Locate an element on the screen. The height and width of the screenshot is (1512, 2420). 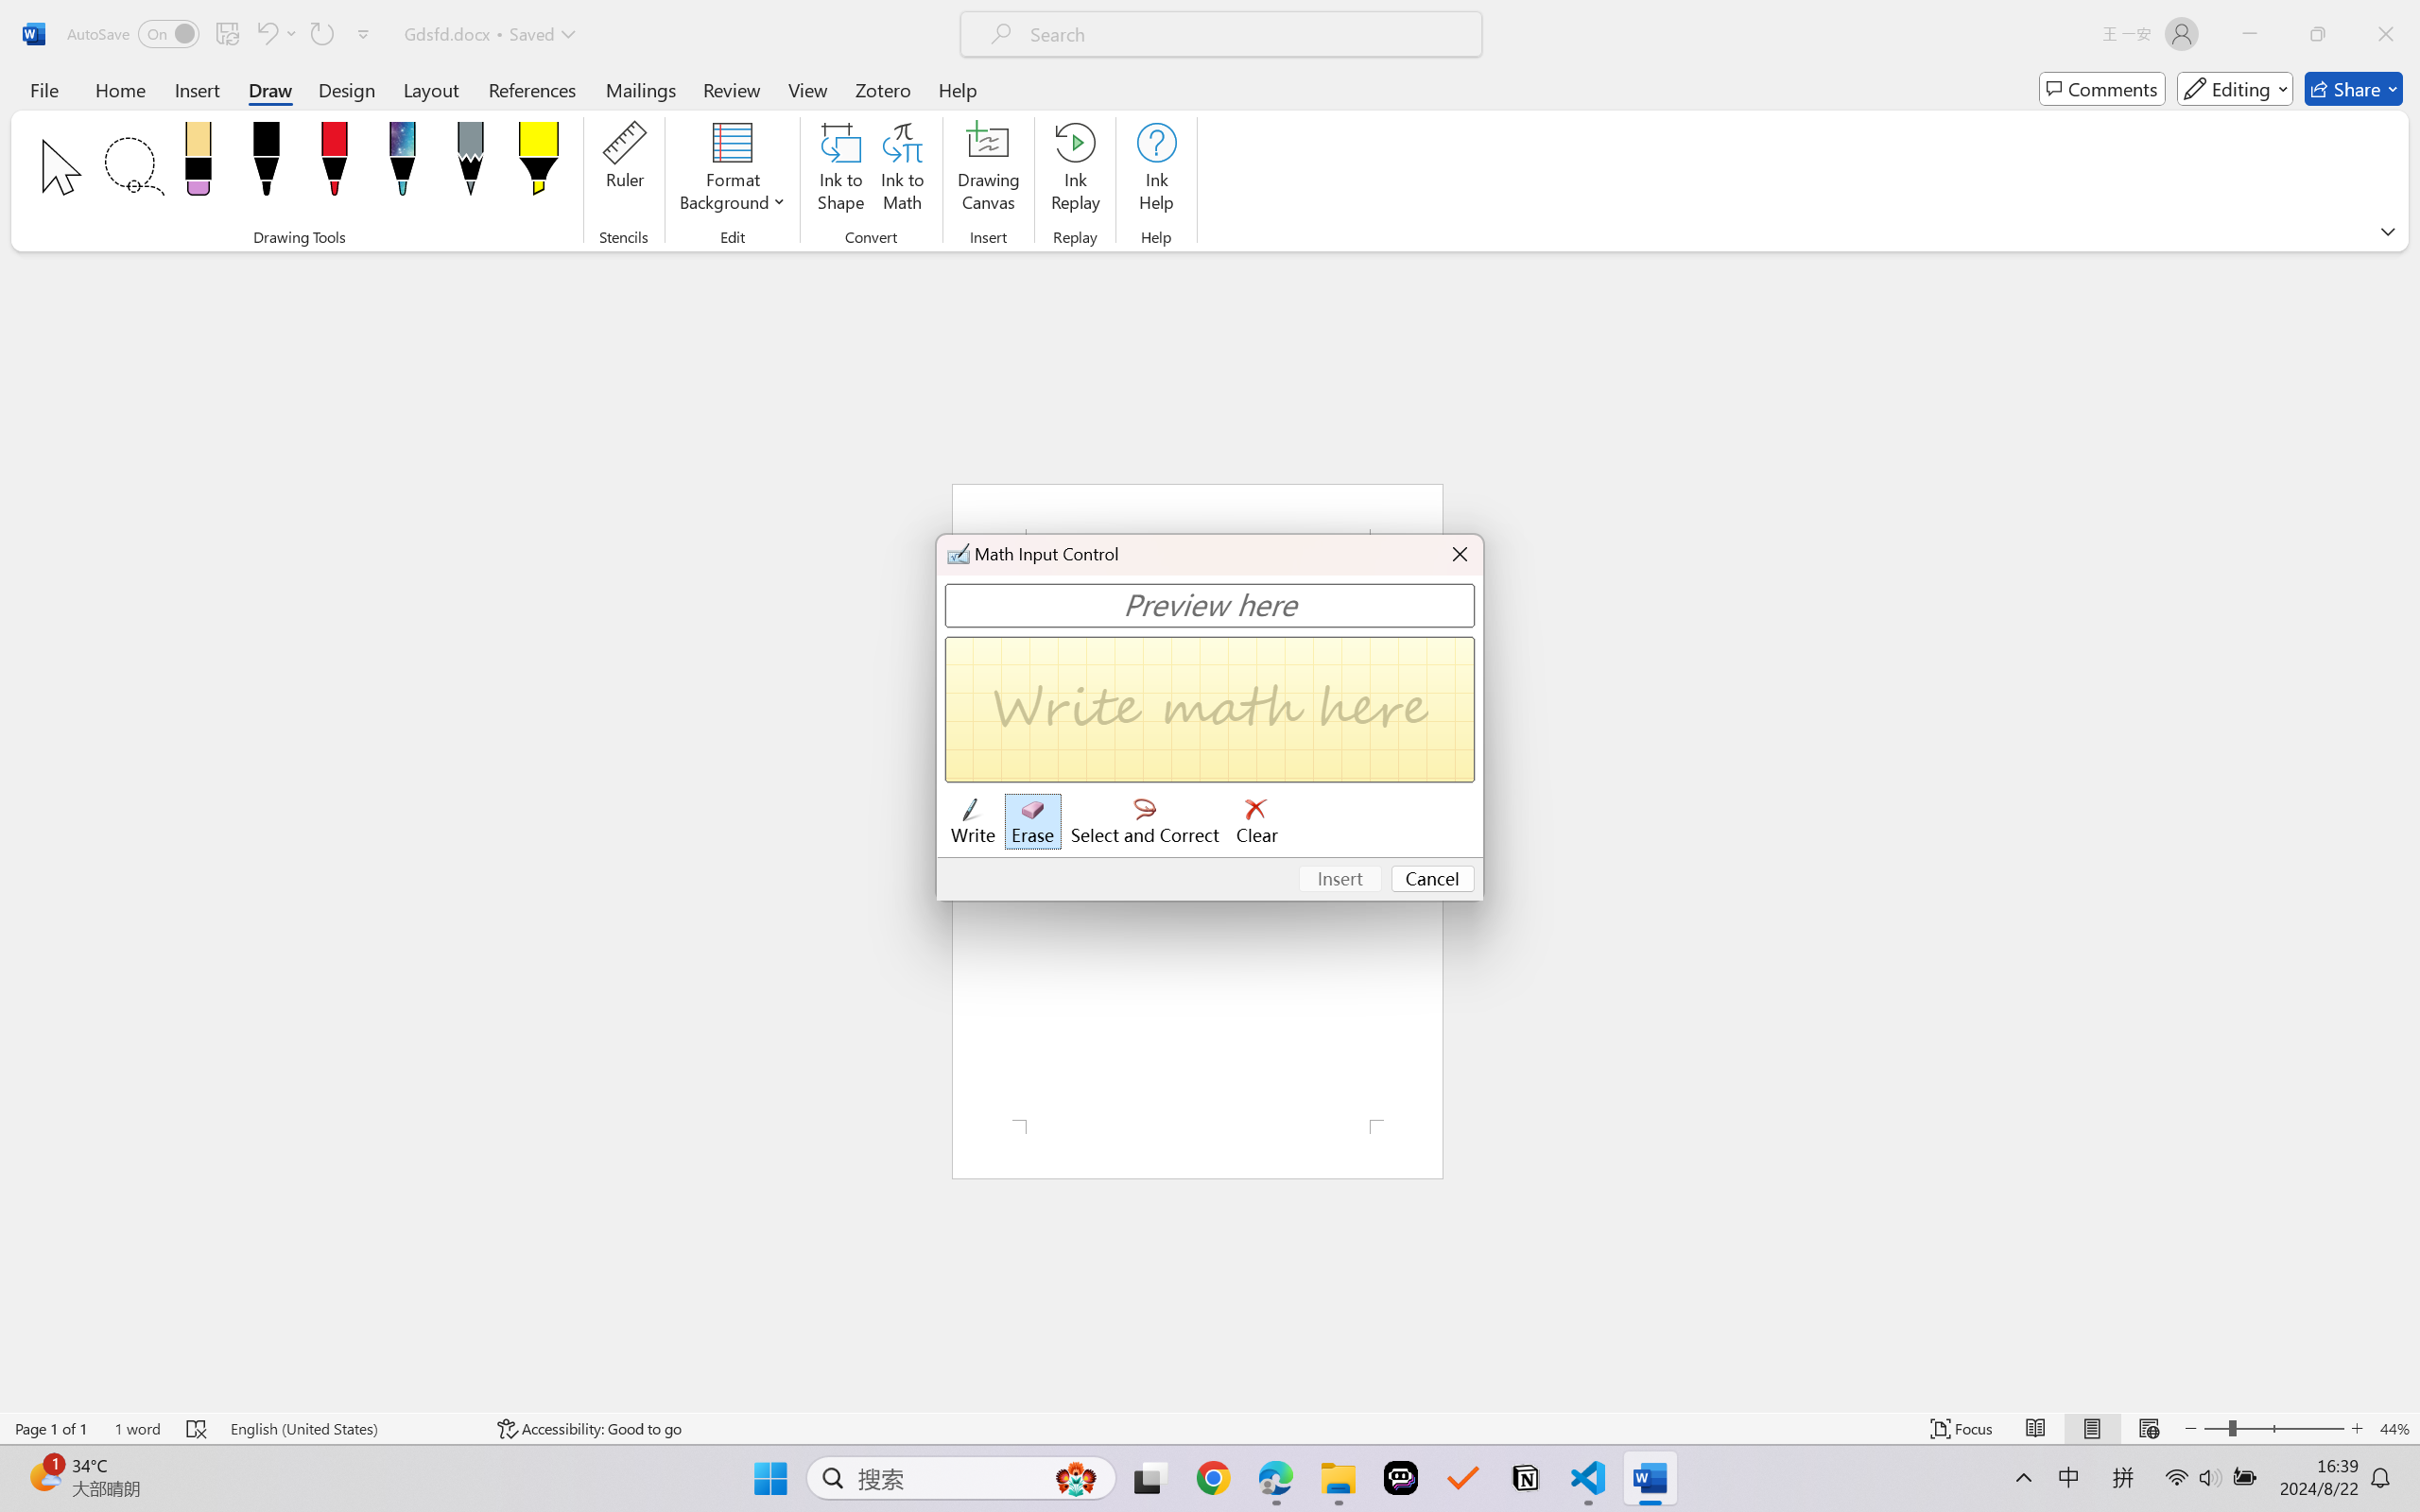
'Google Chrome' is located at coordinates (1213, 1478).